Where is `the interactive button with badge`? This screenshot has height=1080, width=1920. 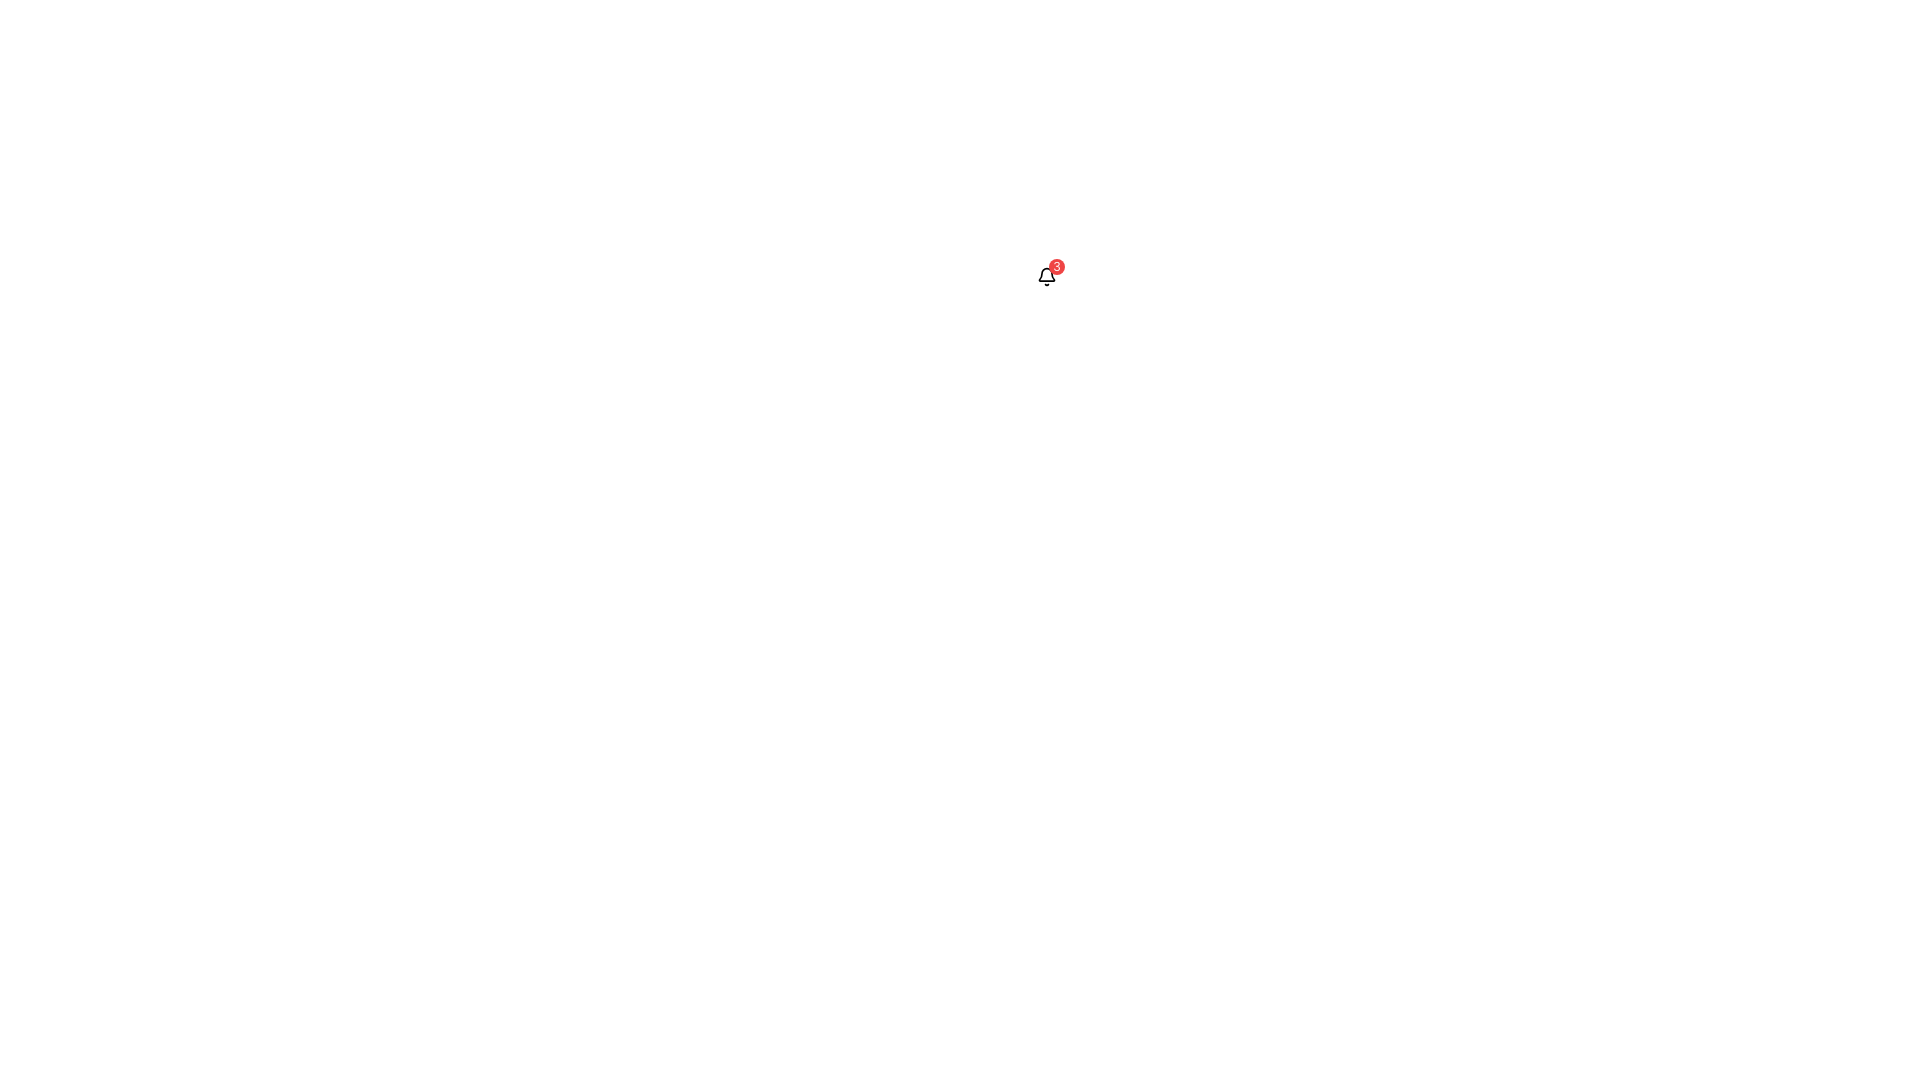 the interactive button with badge is located at coordinates (1045, 277).